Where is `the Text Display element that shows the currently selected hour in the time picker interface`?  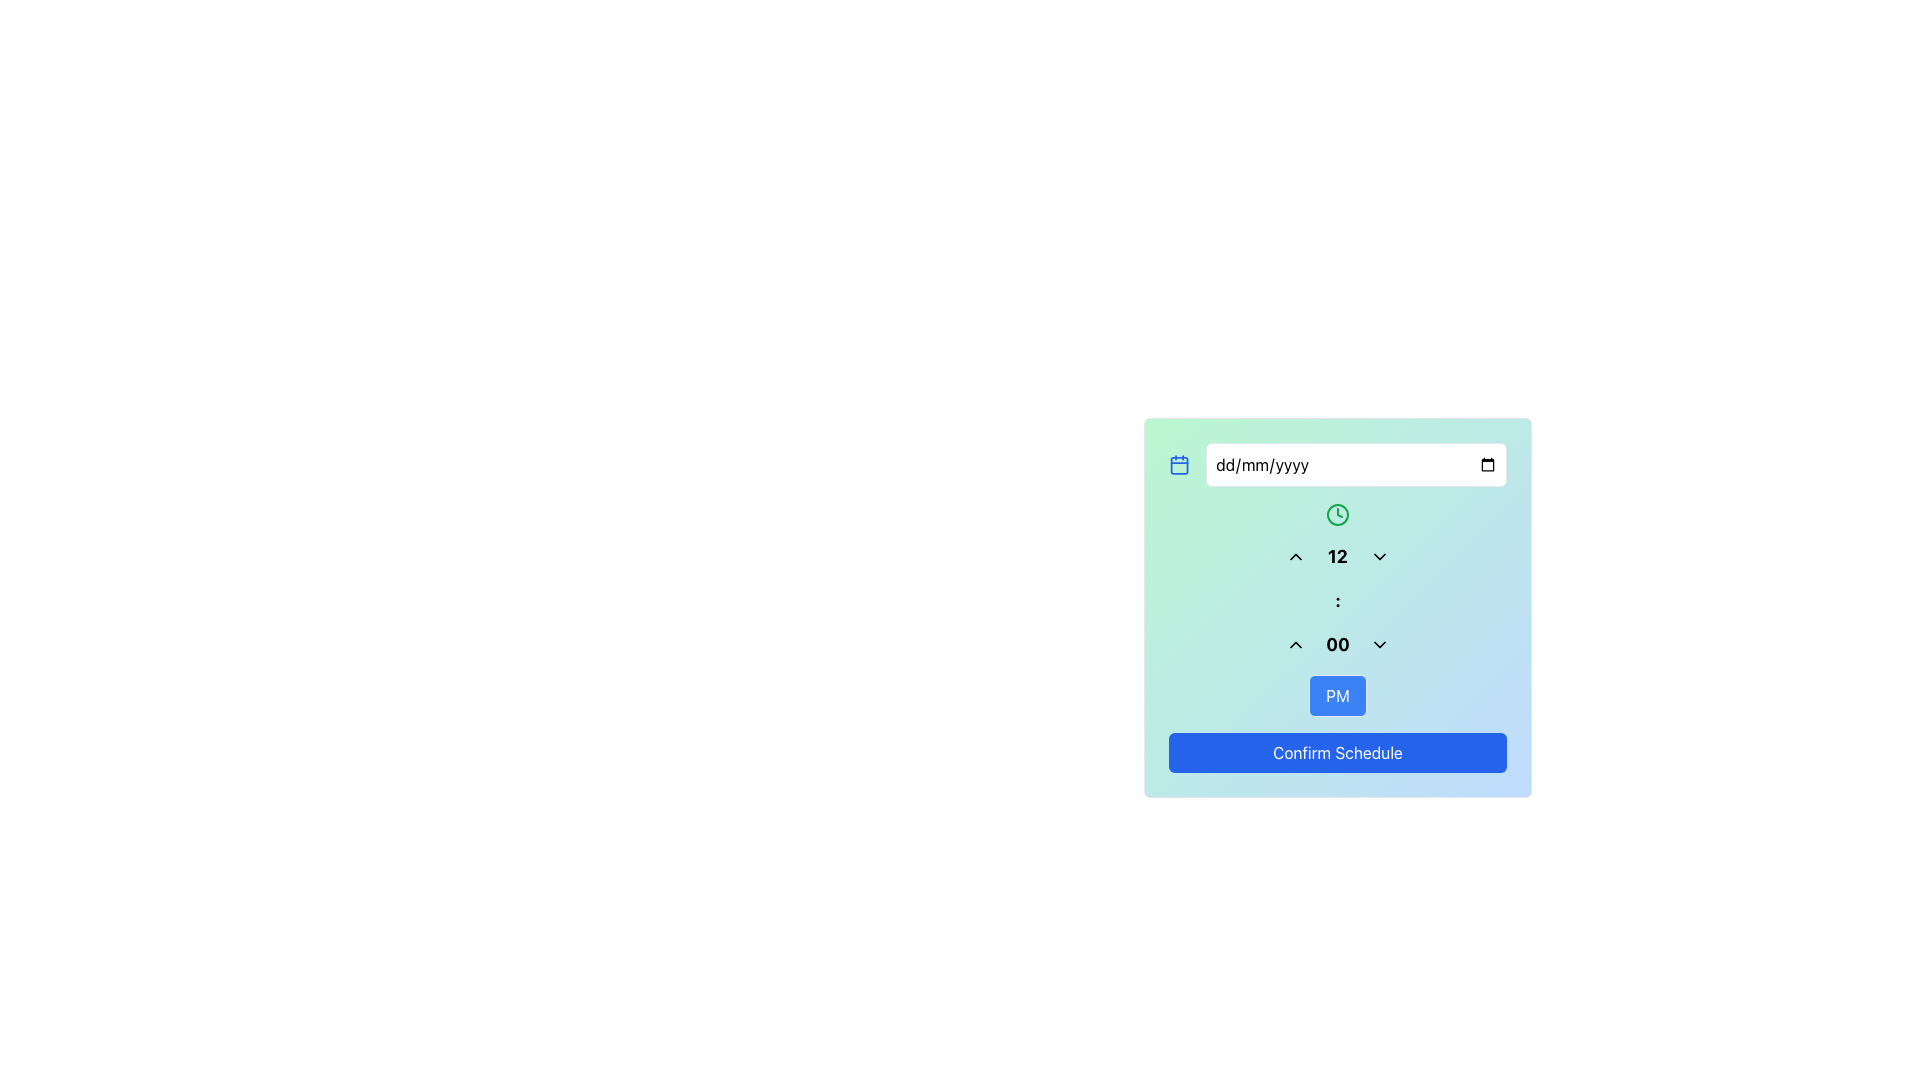 the Text Display element that shows the currently selected hour in the time picker interface is located at coordinates (1338, 556).